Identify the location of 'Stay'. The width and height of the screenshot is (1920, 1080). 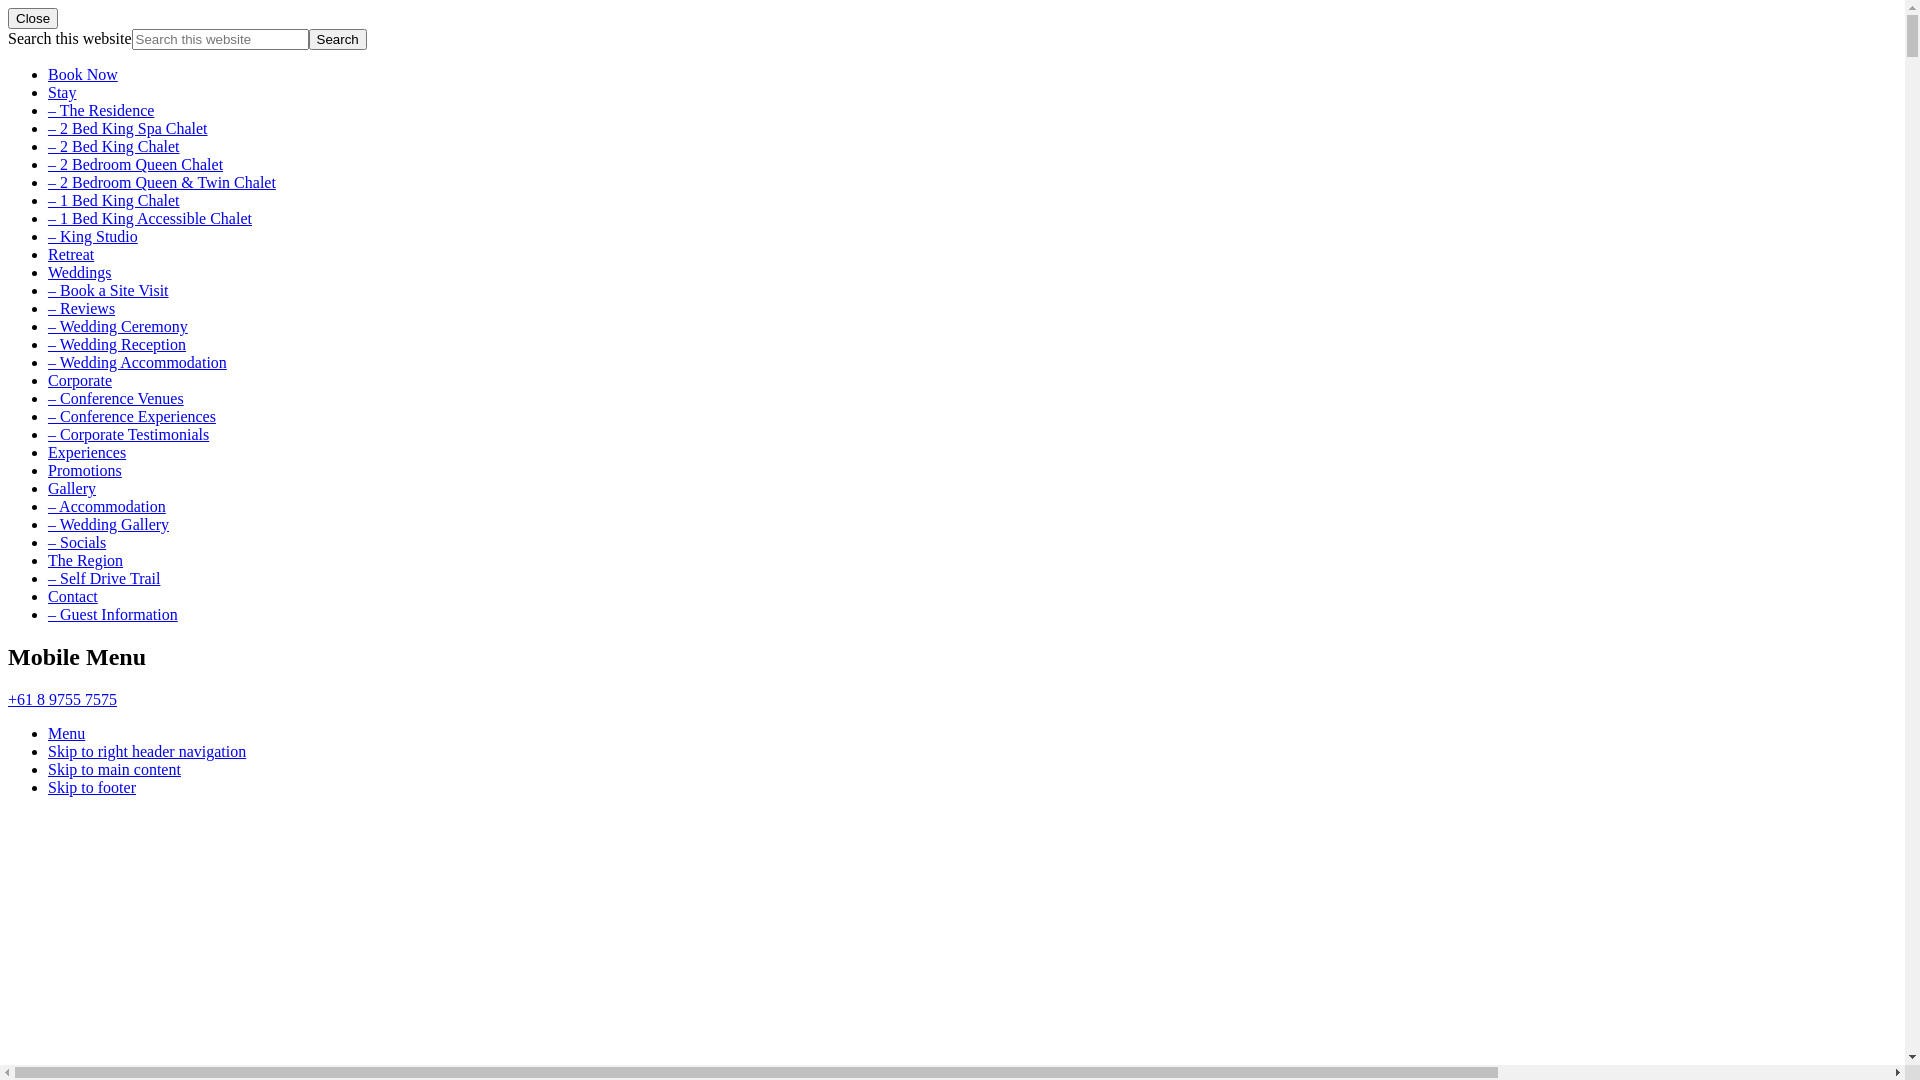
(48, 92).